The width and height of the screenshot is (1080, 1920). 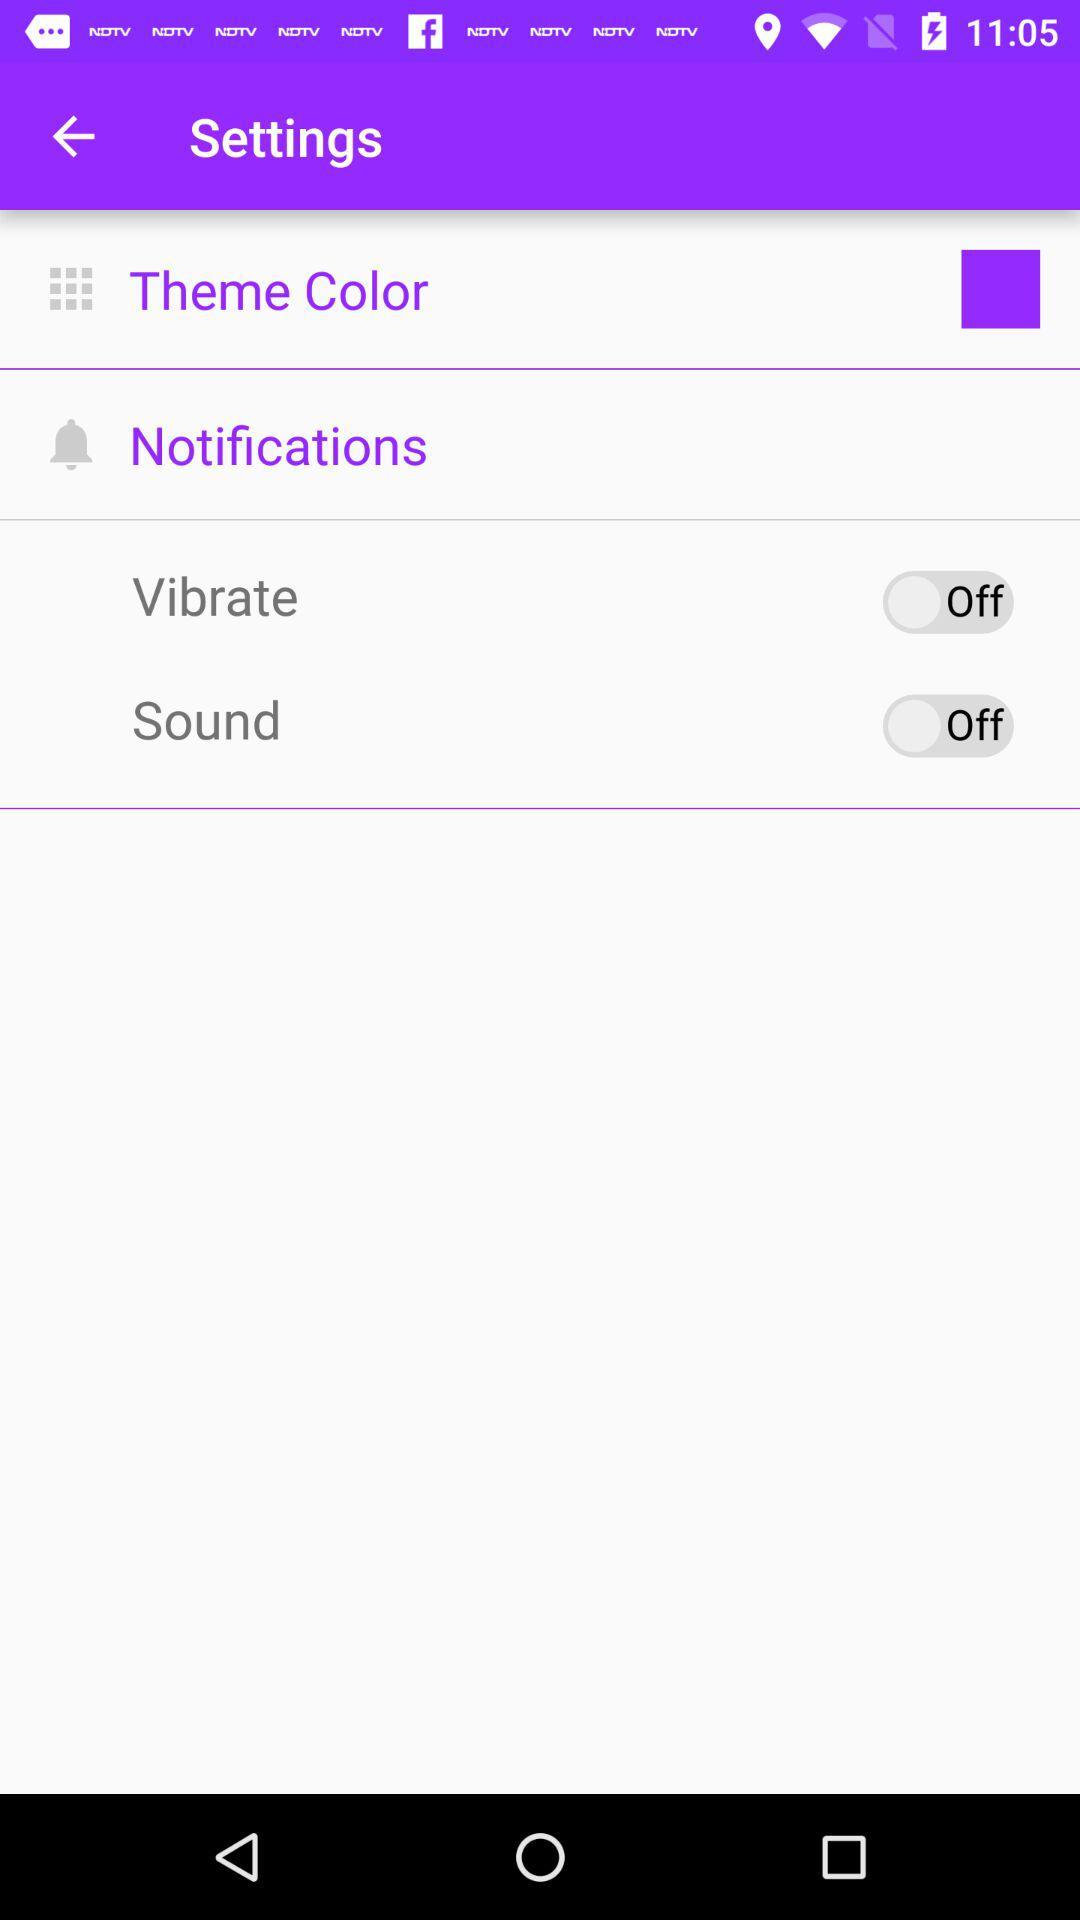 What do you see at coordinates (72, 135) in the screenshot?
I see `the item next to settings item` at bounding box center [72, 135].